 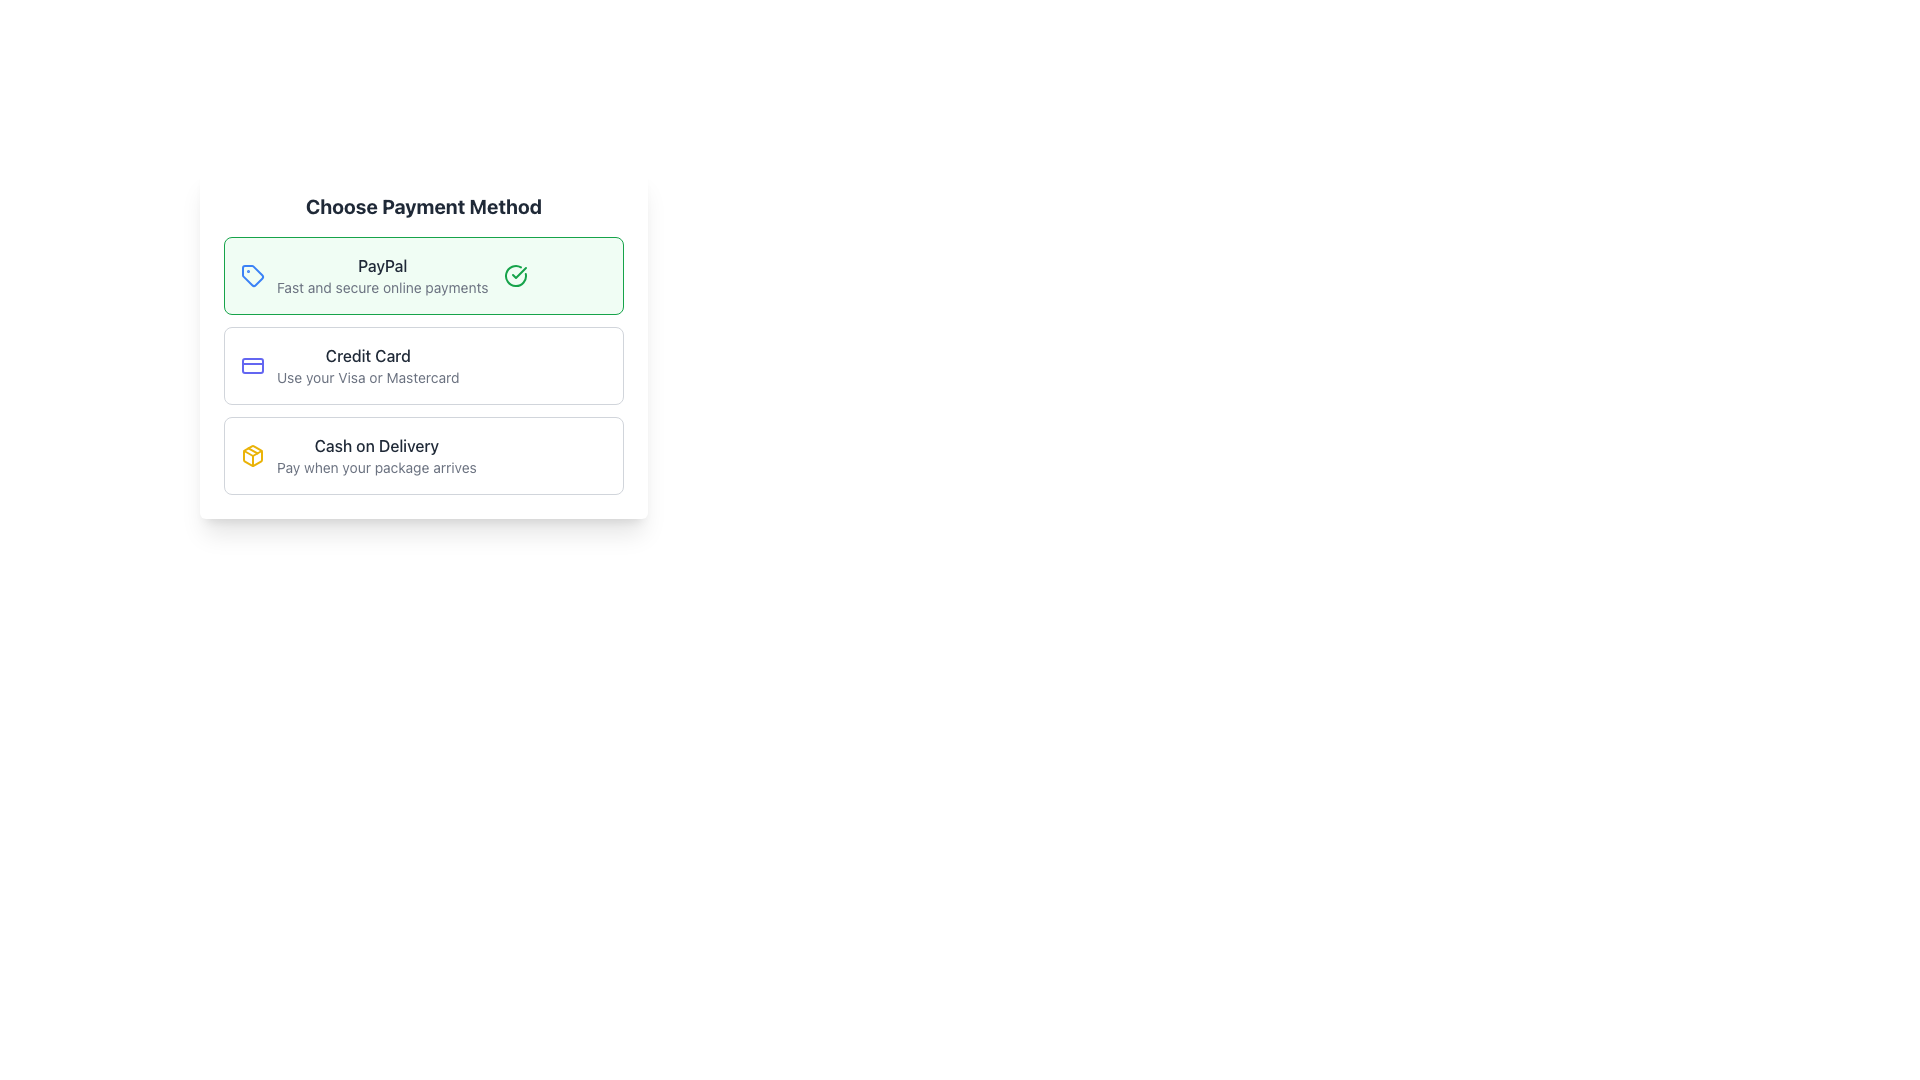 What do you see at coordinates (382, 276) in the screenshot?
I see `text of the 'PayPal' label, which includes a bold 'PayPal' and a subtitle 'Fast and secure online payments' on a light green background, located at the top of the payment options` at bounding box center [382, 276].